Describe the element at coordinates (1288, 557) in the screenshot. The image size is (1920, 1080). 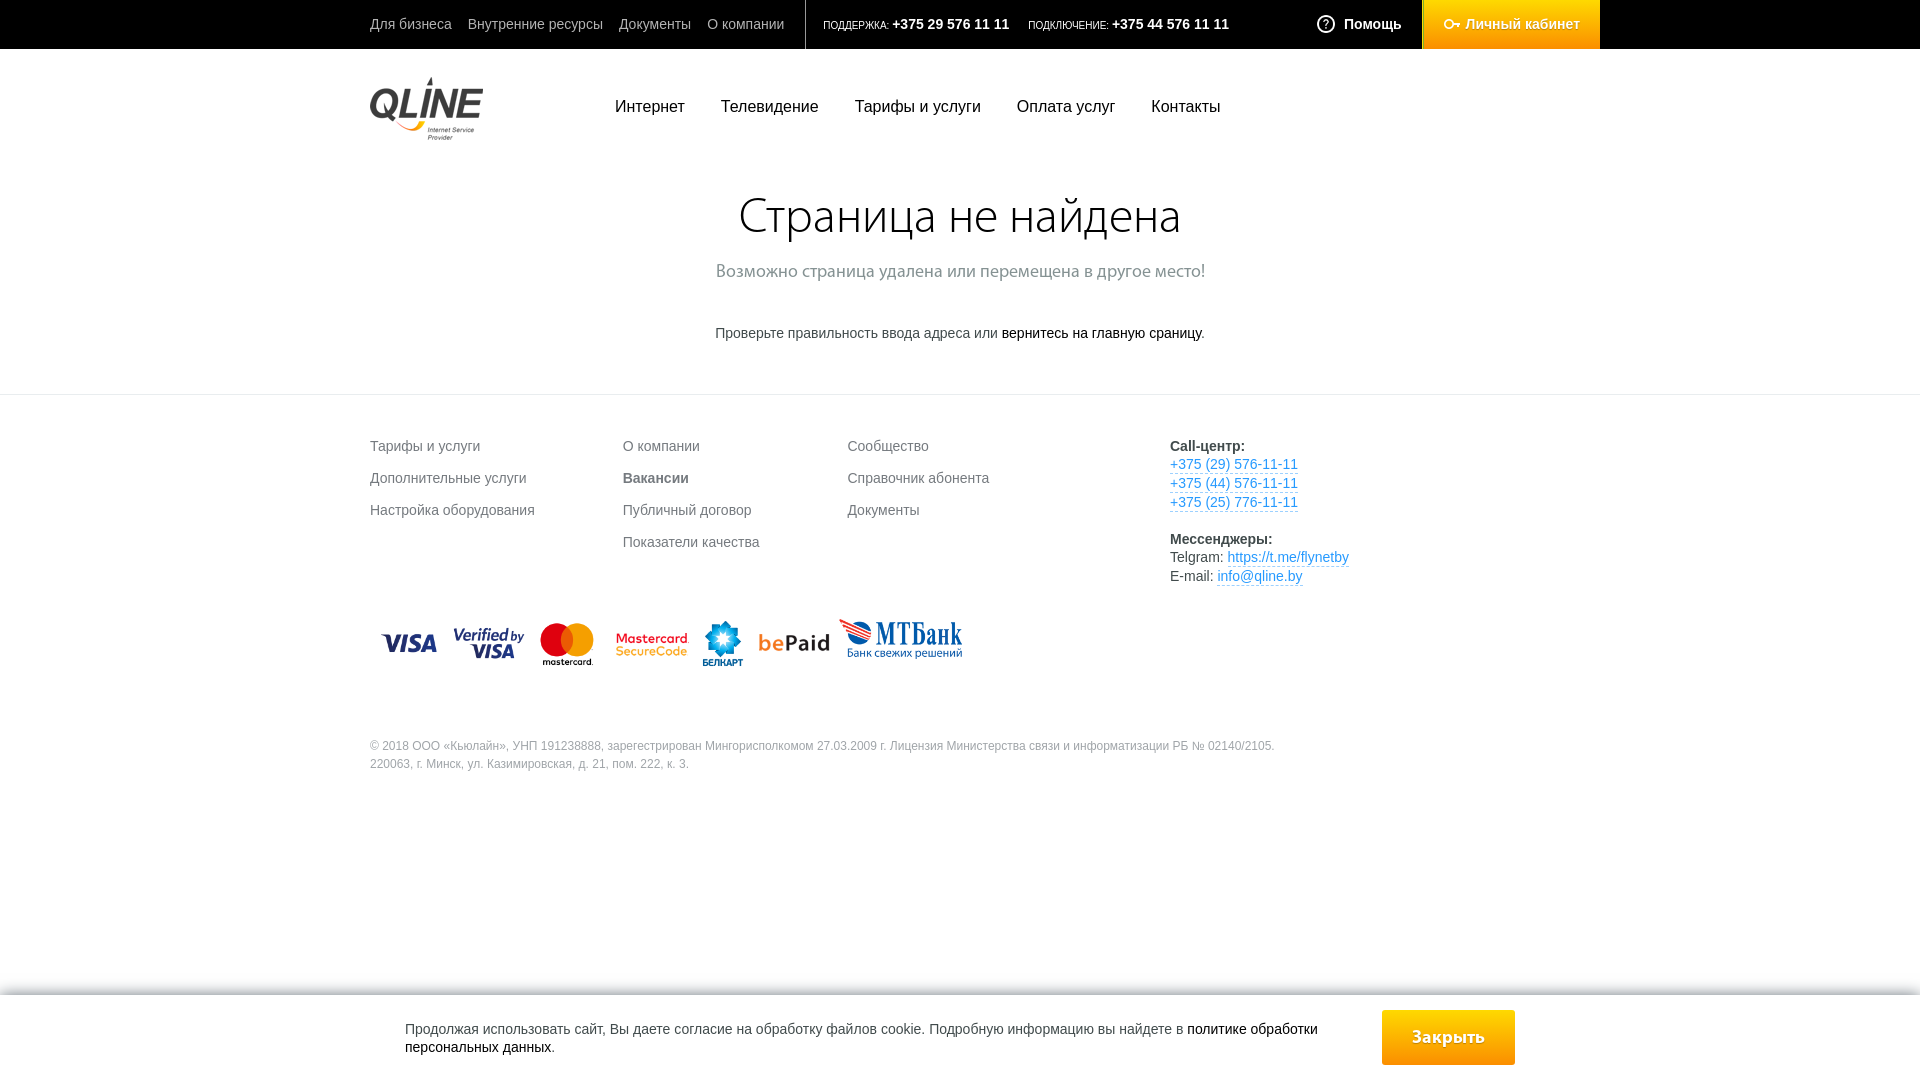
I see `'https://t.me/flynetby'` at that location.